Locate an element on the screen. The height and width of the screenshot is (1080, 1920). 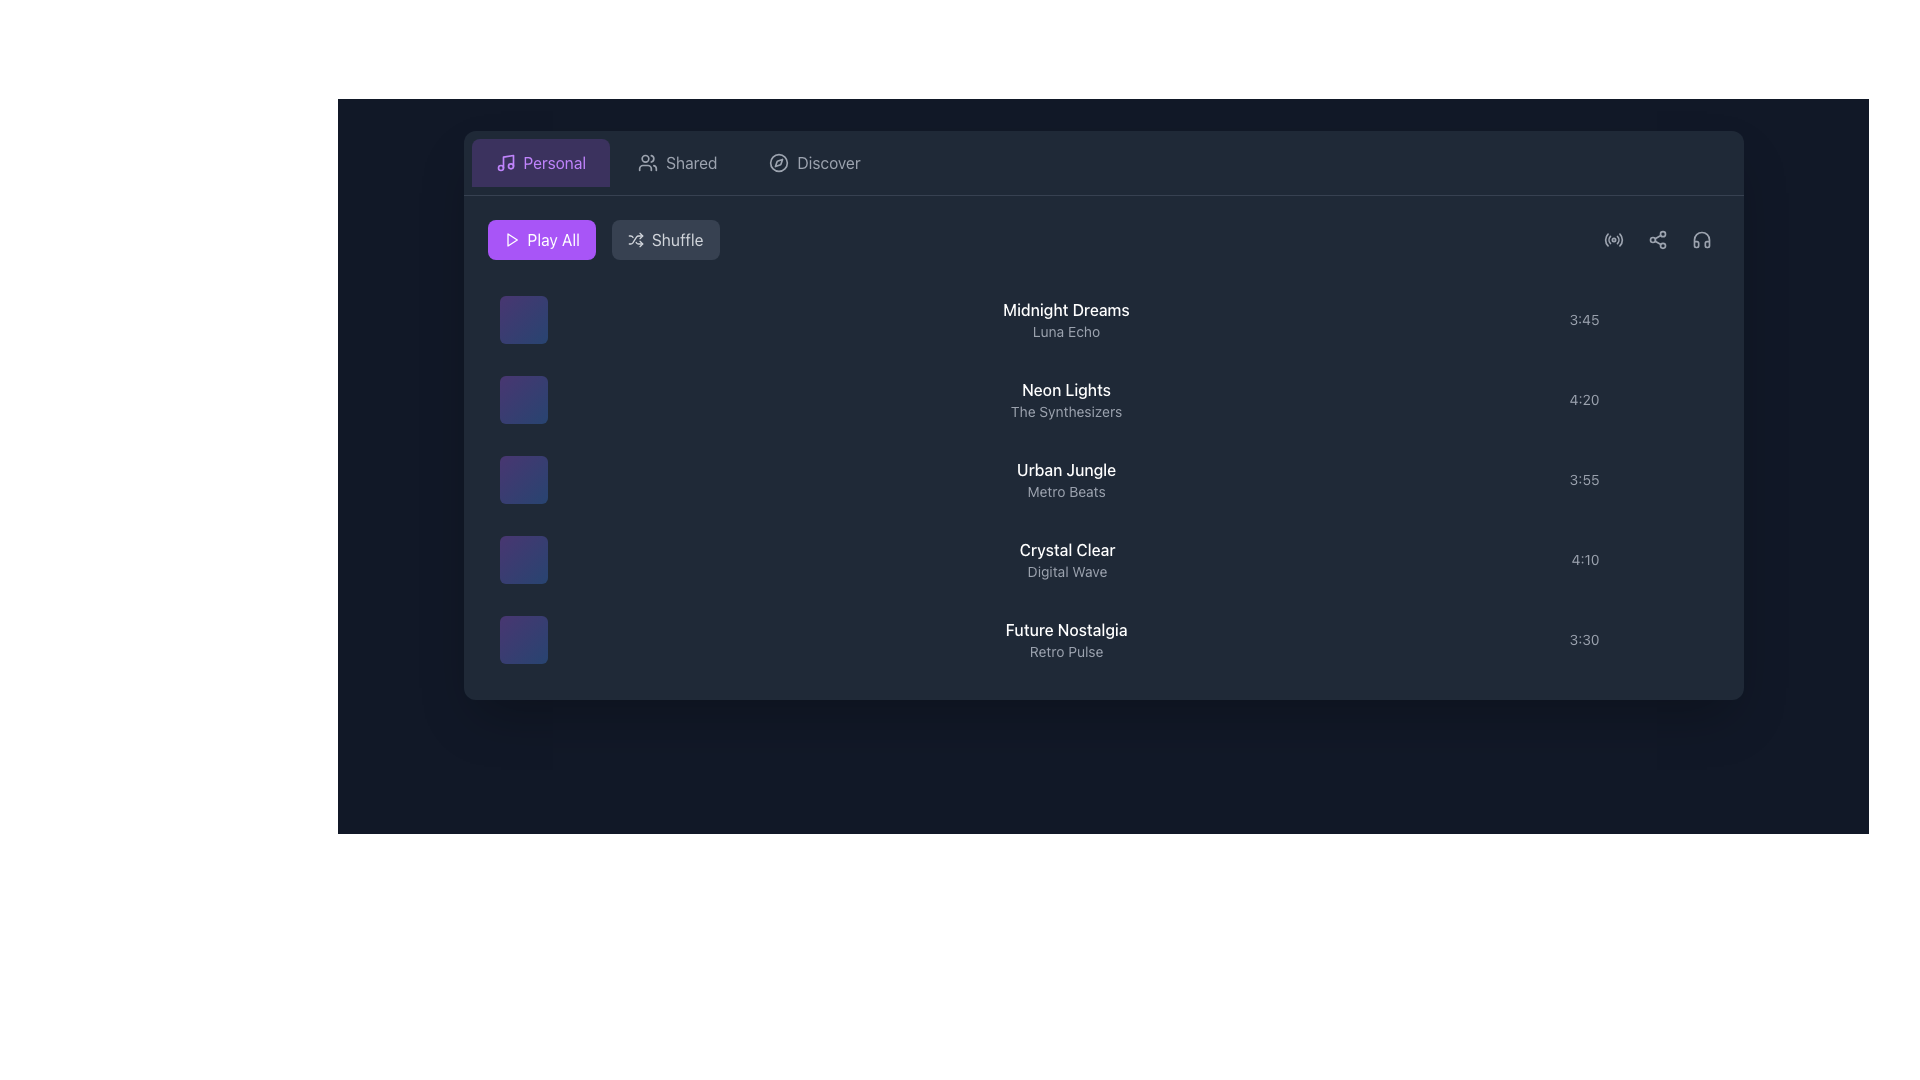
the interactive button for adding an associated item to a list, positioned to the right of the timestamp '3:45' is located at coordinates (1661, 319).